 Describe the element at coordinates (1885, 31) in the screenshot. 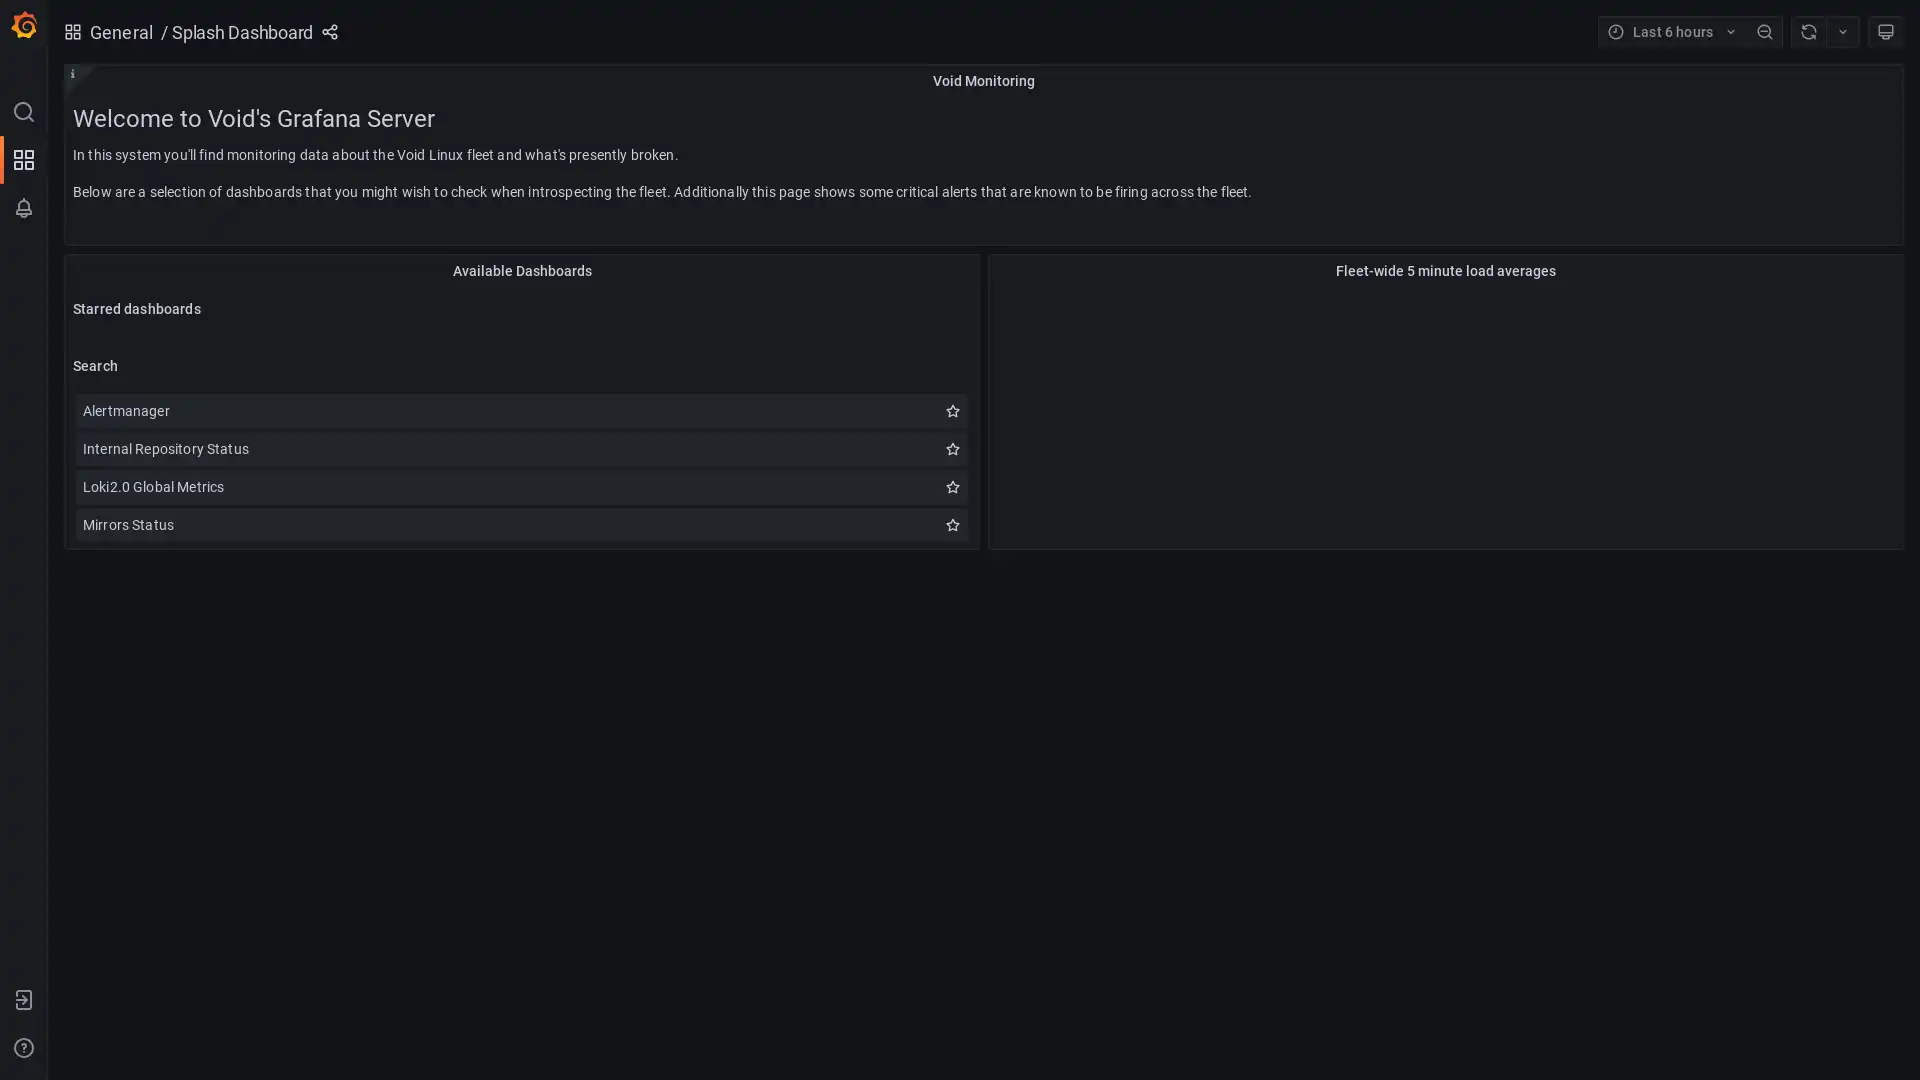

I see `Cycle view mode` at that location.